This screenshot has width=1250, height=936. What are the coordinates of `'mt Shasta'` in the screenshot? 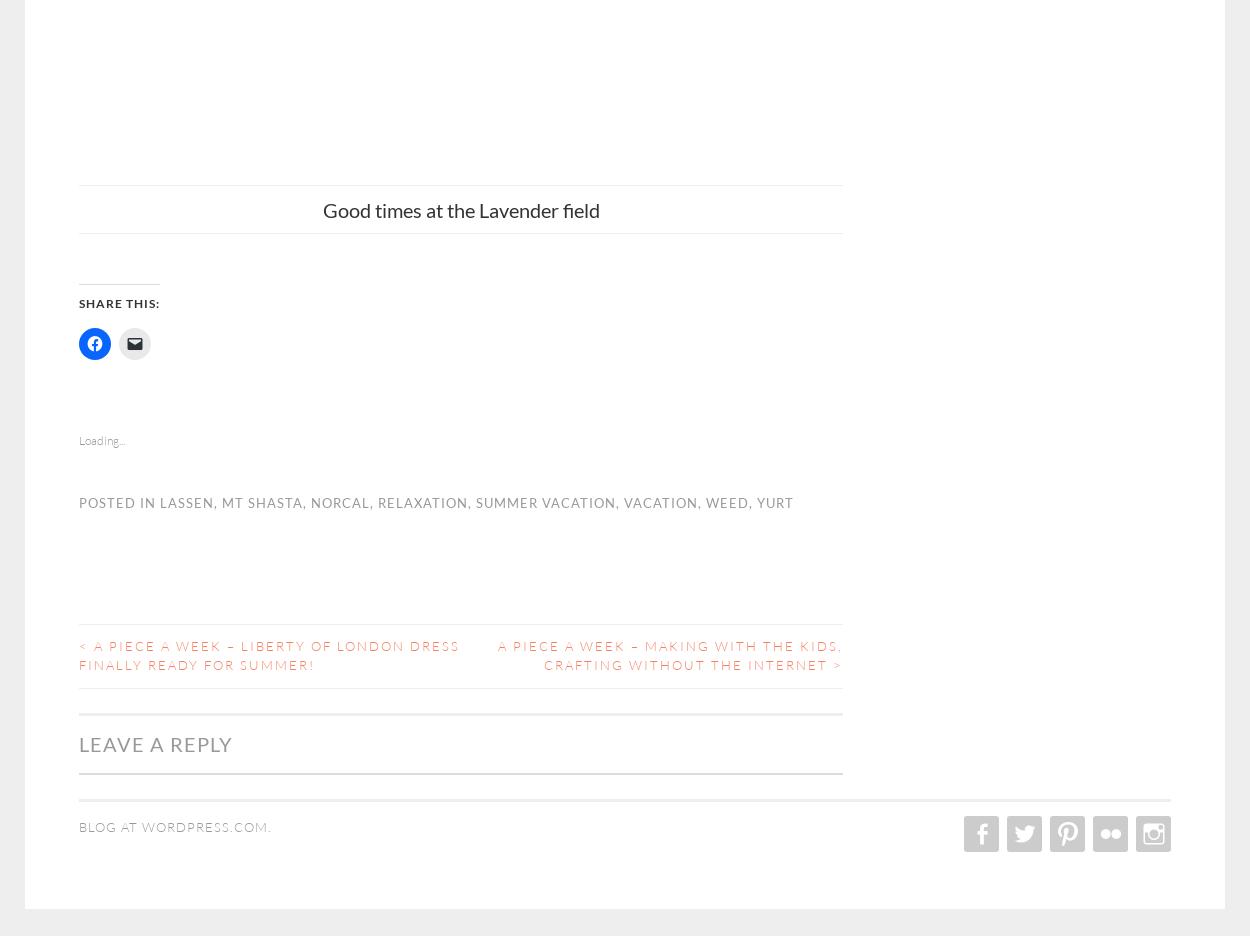 It's located at (262, 500).